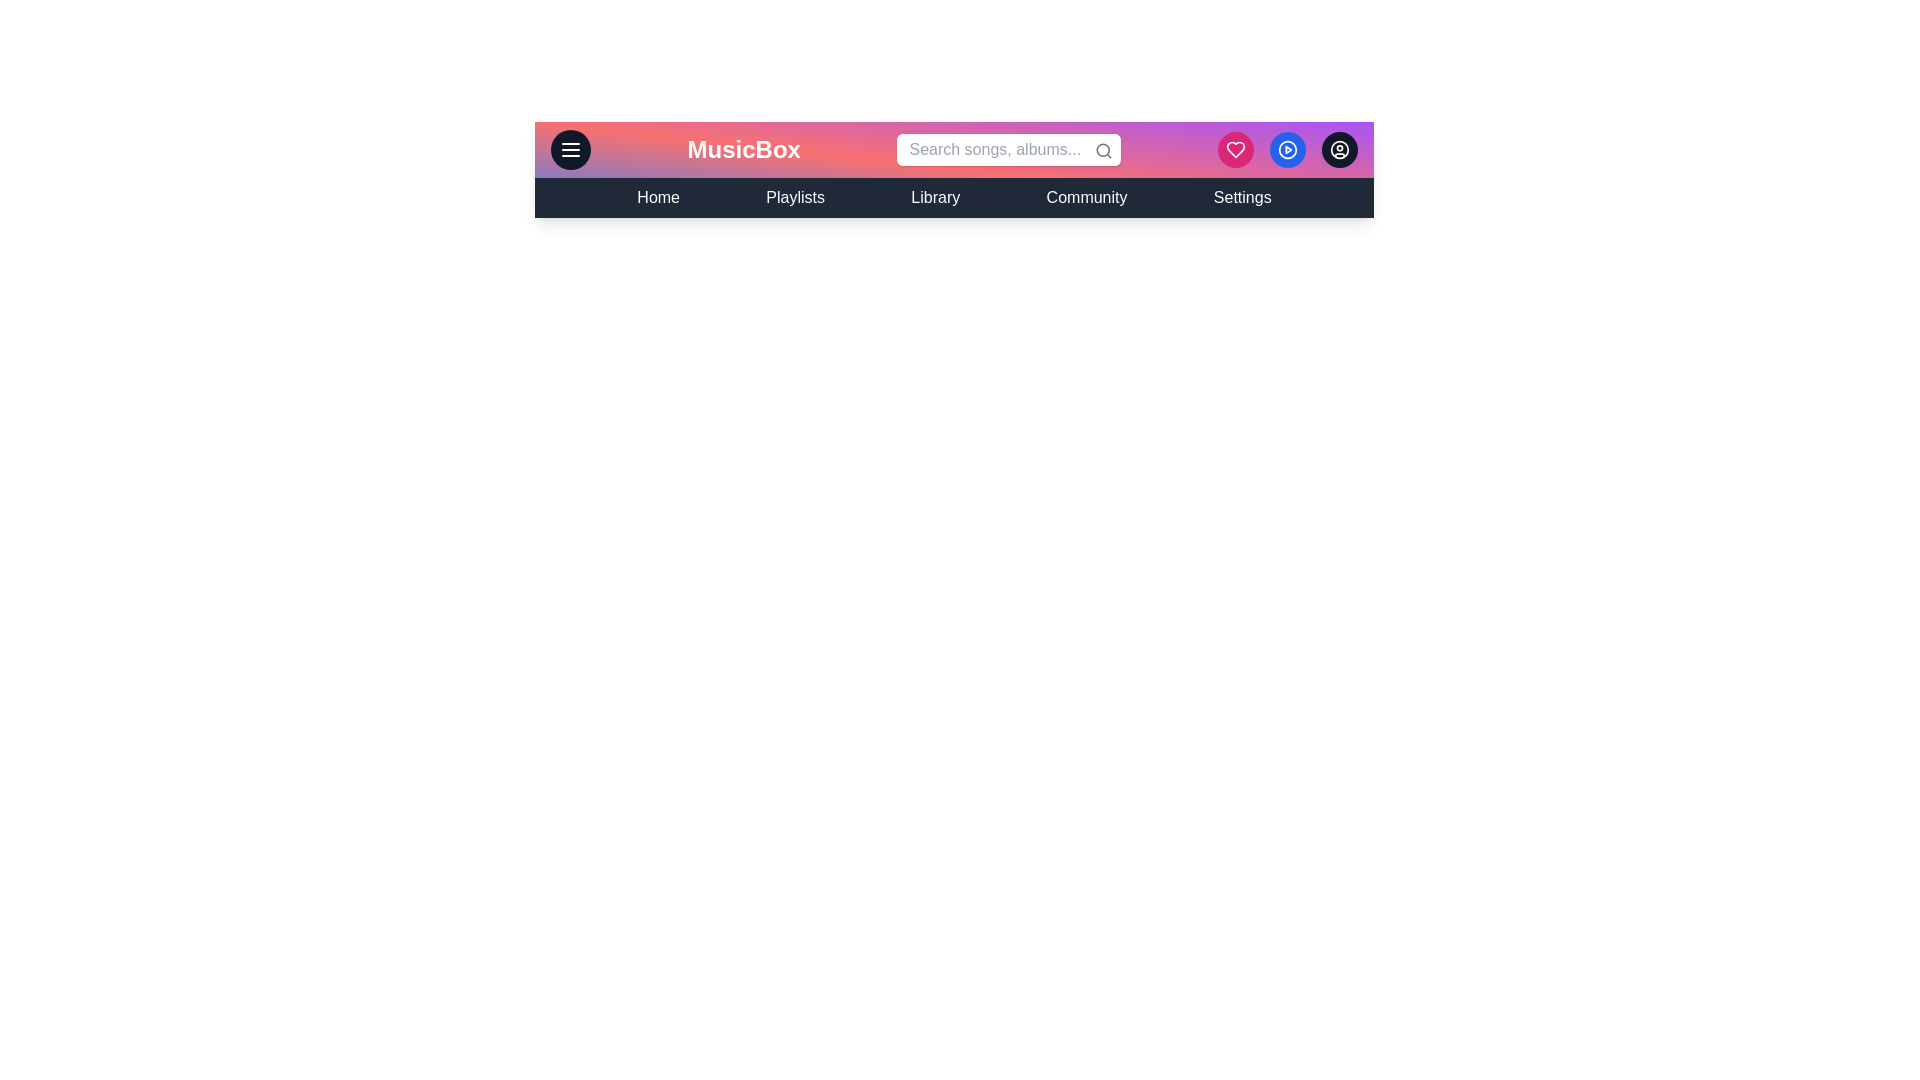 This screenshot has width=1920, height=1080. Describe the element at coordinates (1086, 197) in the screenshot. I see `the navigation link Community to navigate to the respective section` at that location.